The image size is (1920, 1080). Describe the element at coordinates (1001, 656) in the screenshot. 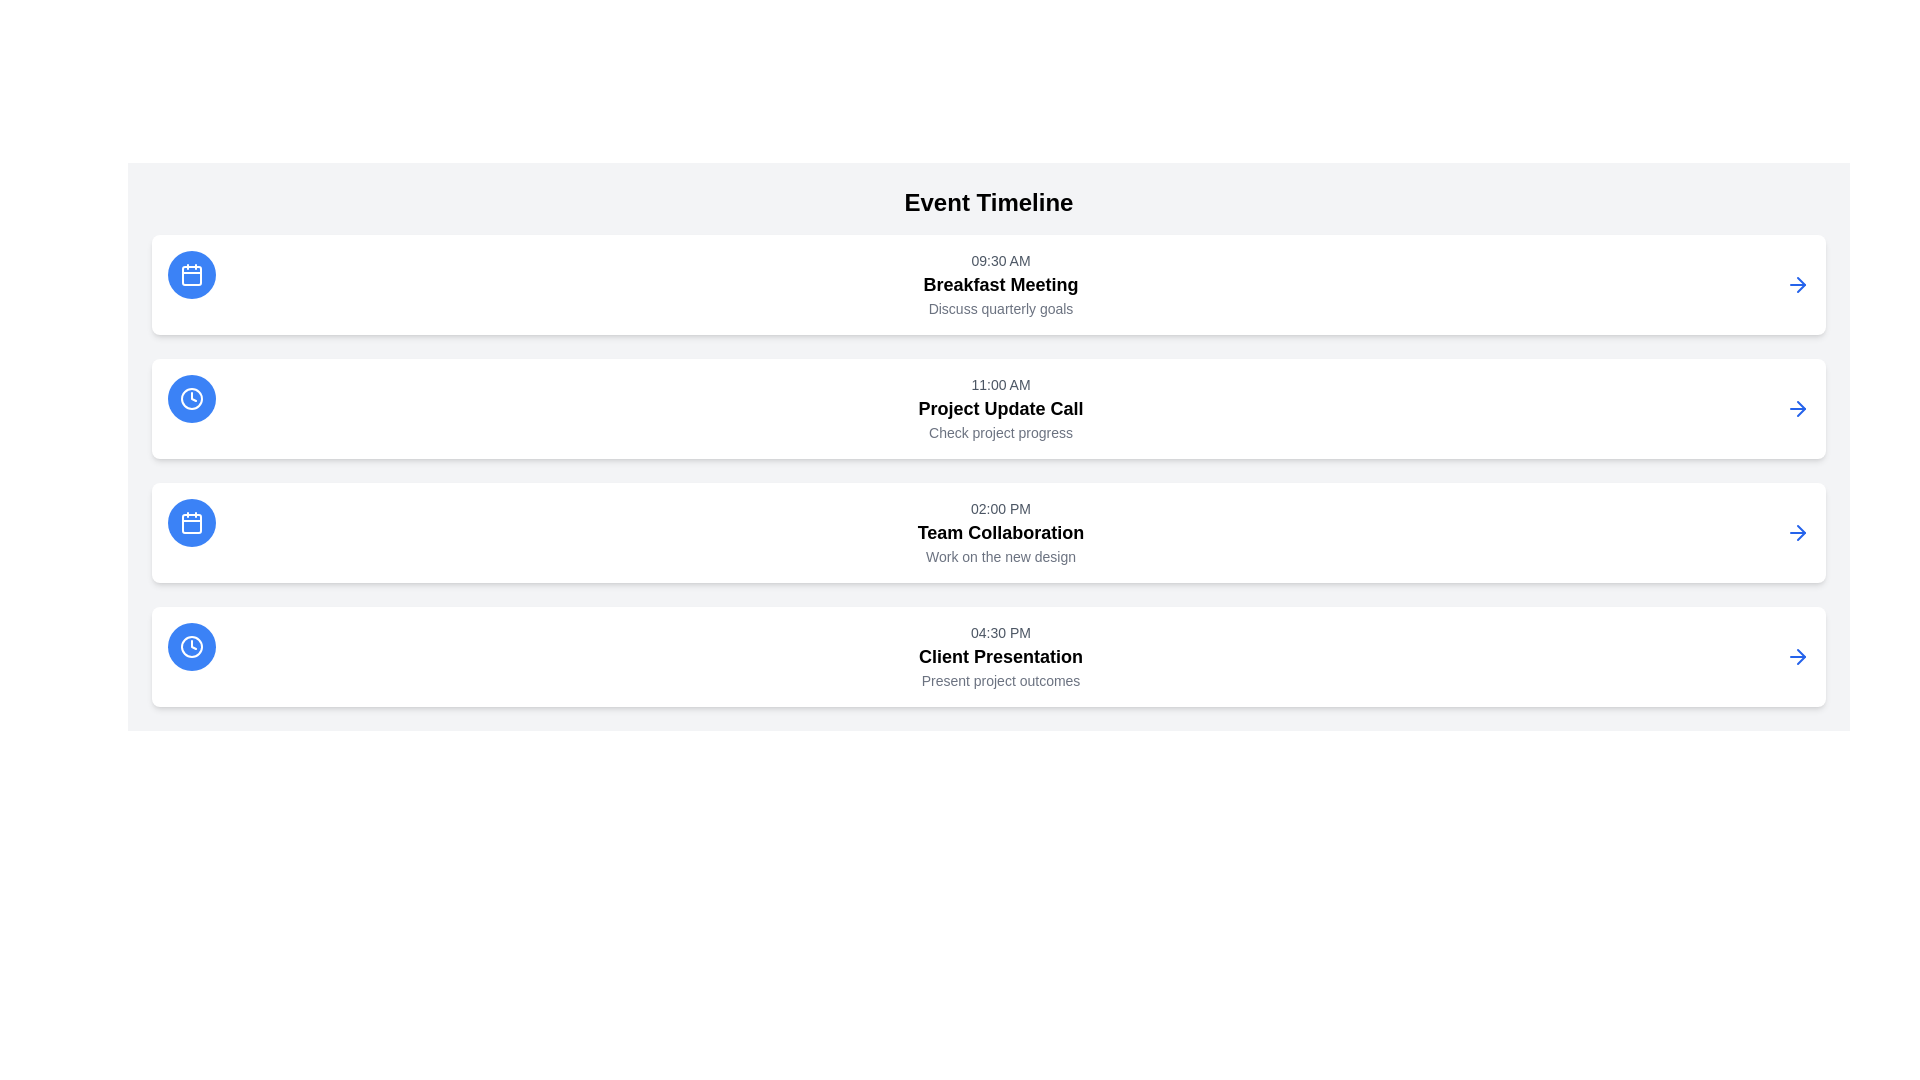

I see `the text label displaying 'Client Presentation', which is bold, black, and larger than surrounding text, positioned below '04:30 PM' and above 'Present project outcomes'` at that location.